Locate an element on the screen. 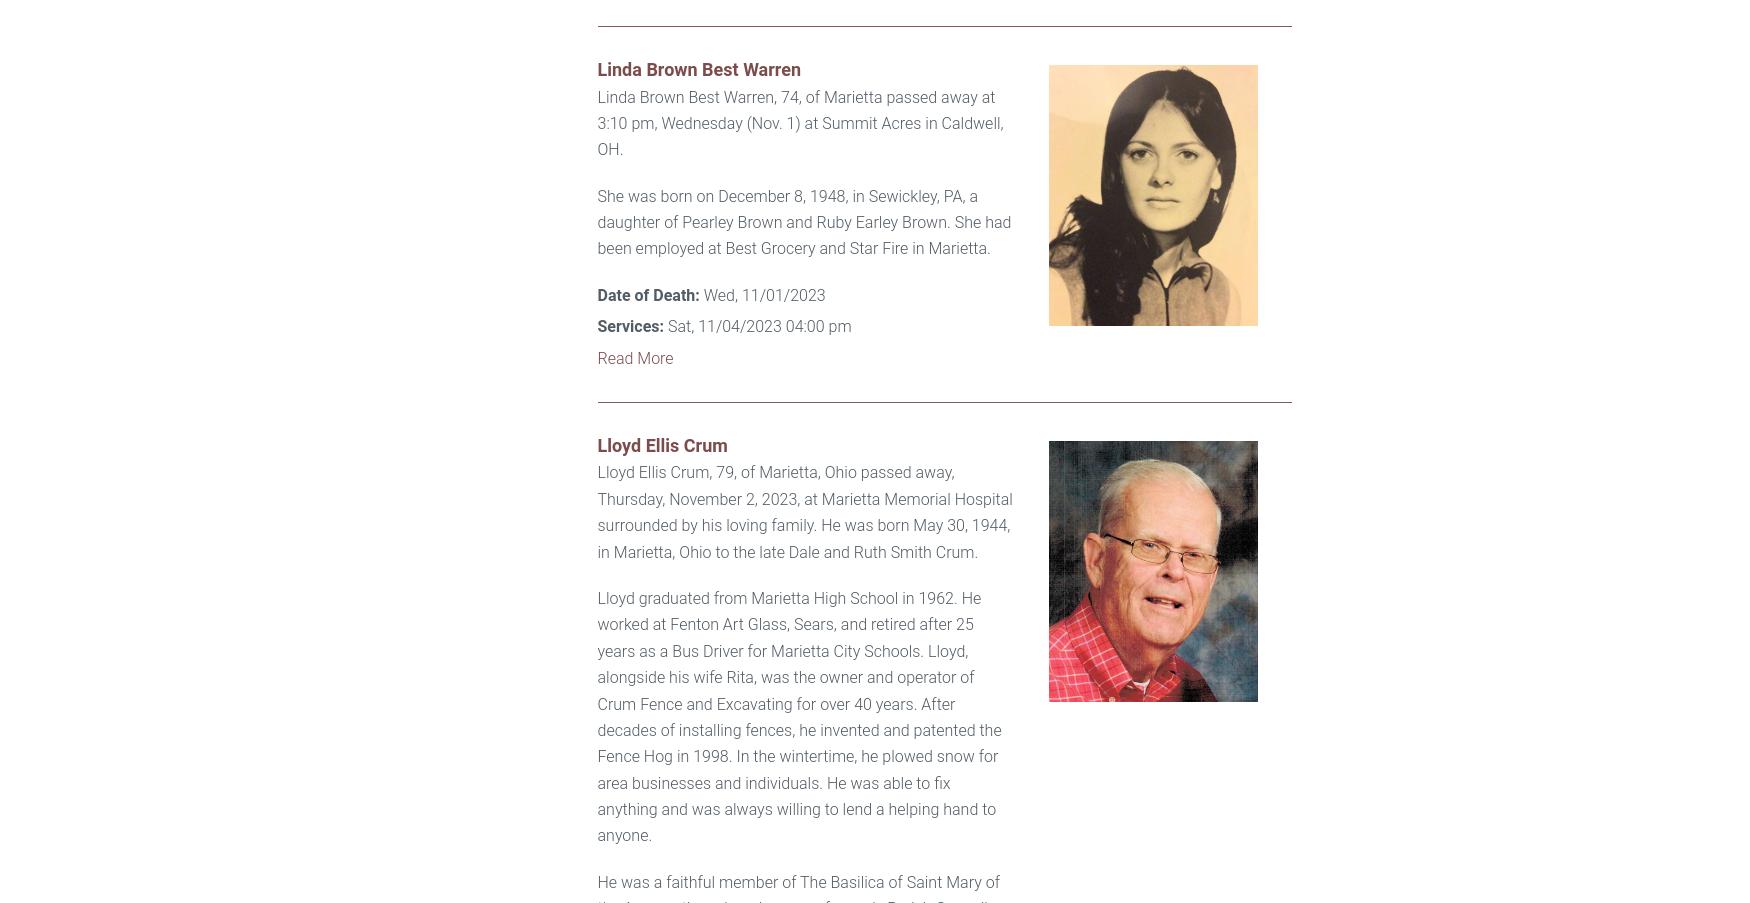 This screenshot has height=903, width=1750. 'Lloyd Ellis Crum, 79, of Marietta, Ohio passed away, Thursday, November 2, 2023, at Marietta Memorial Hospital surrounded by his loving family. He was born May 30, 1944, in Marietta, Ohio to the late Dale and Ruth Smith Crum.' is located at coordinates (803, 512).